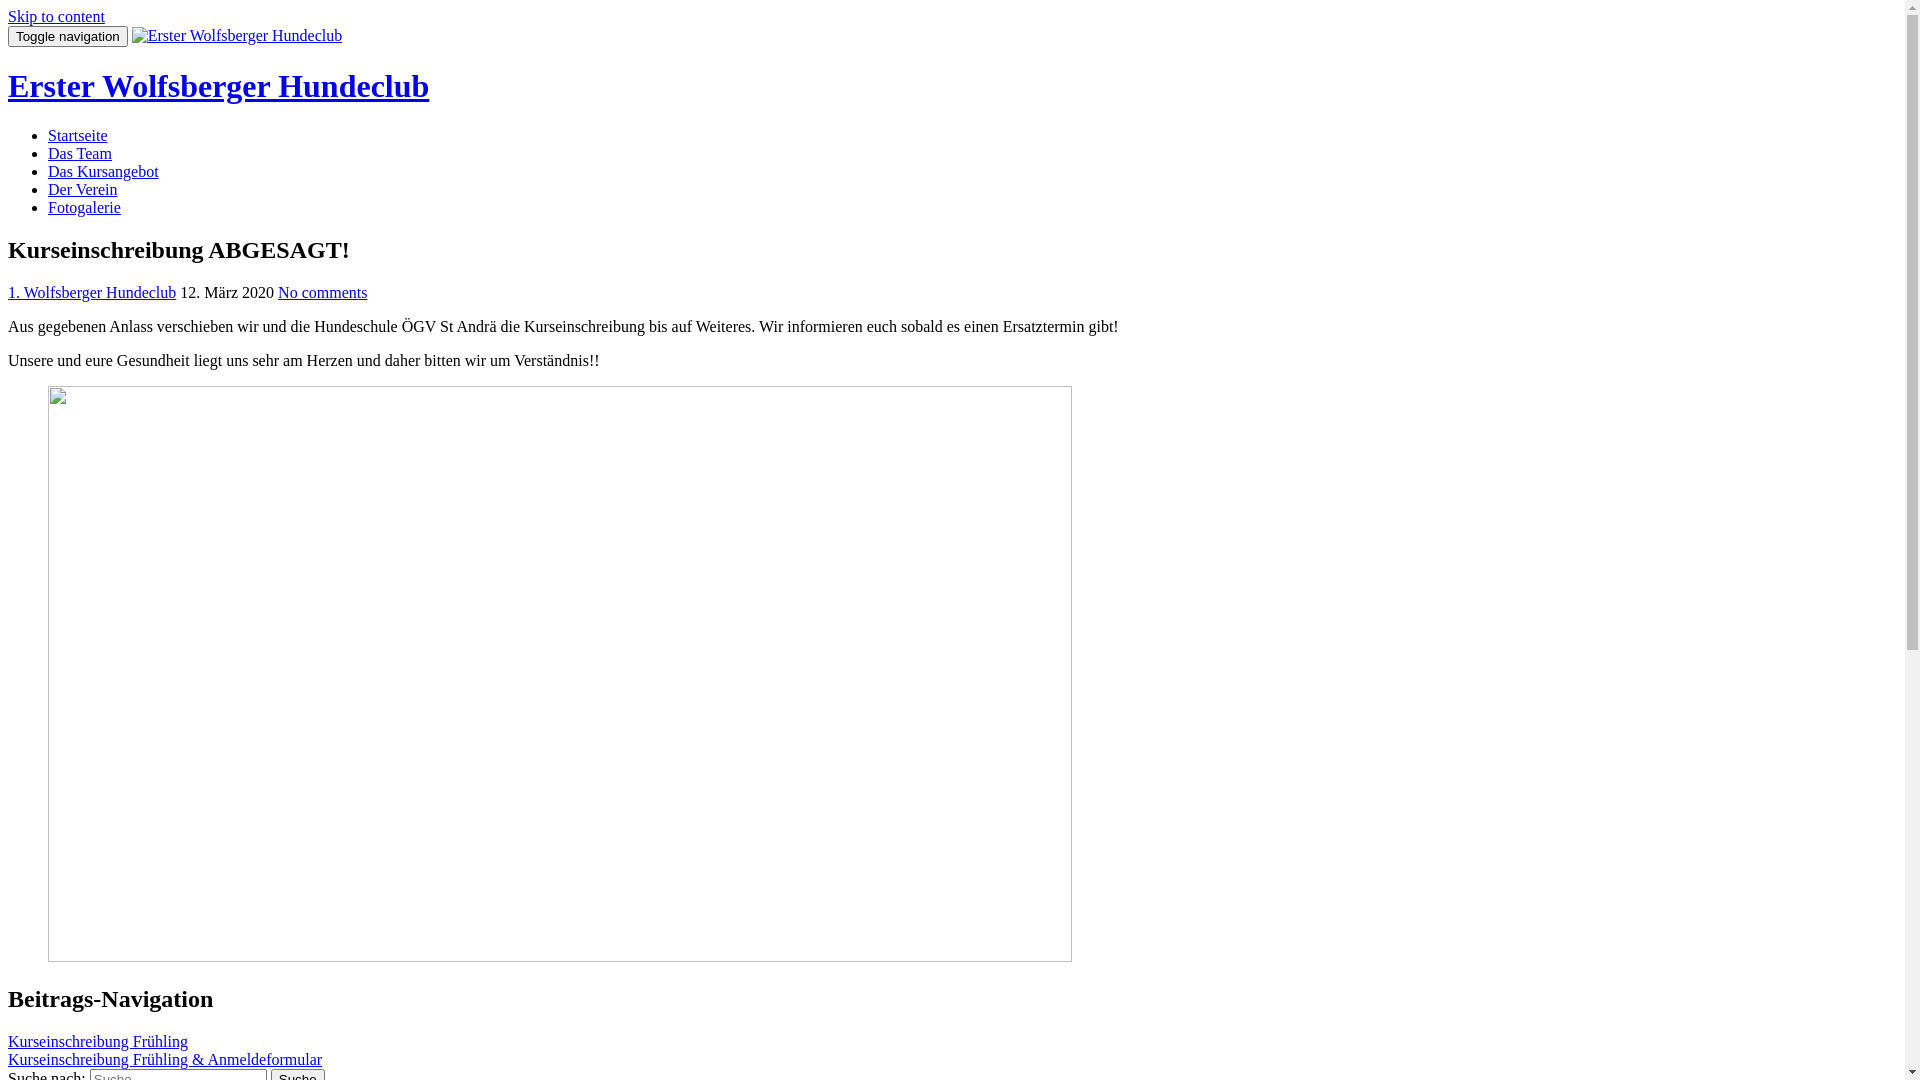 This screenshot has width=1920, height=1080. What do you see at coordinates (67, 36) in the screenshot?
I see `'Toggle navigation'` at bounding box center [67, 36].